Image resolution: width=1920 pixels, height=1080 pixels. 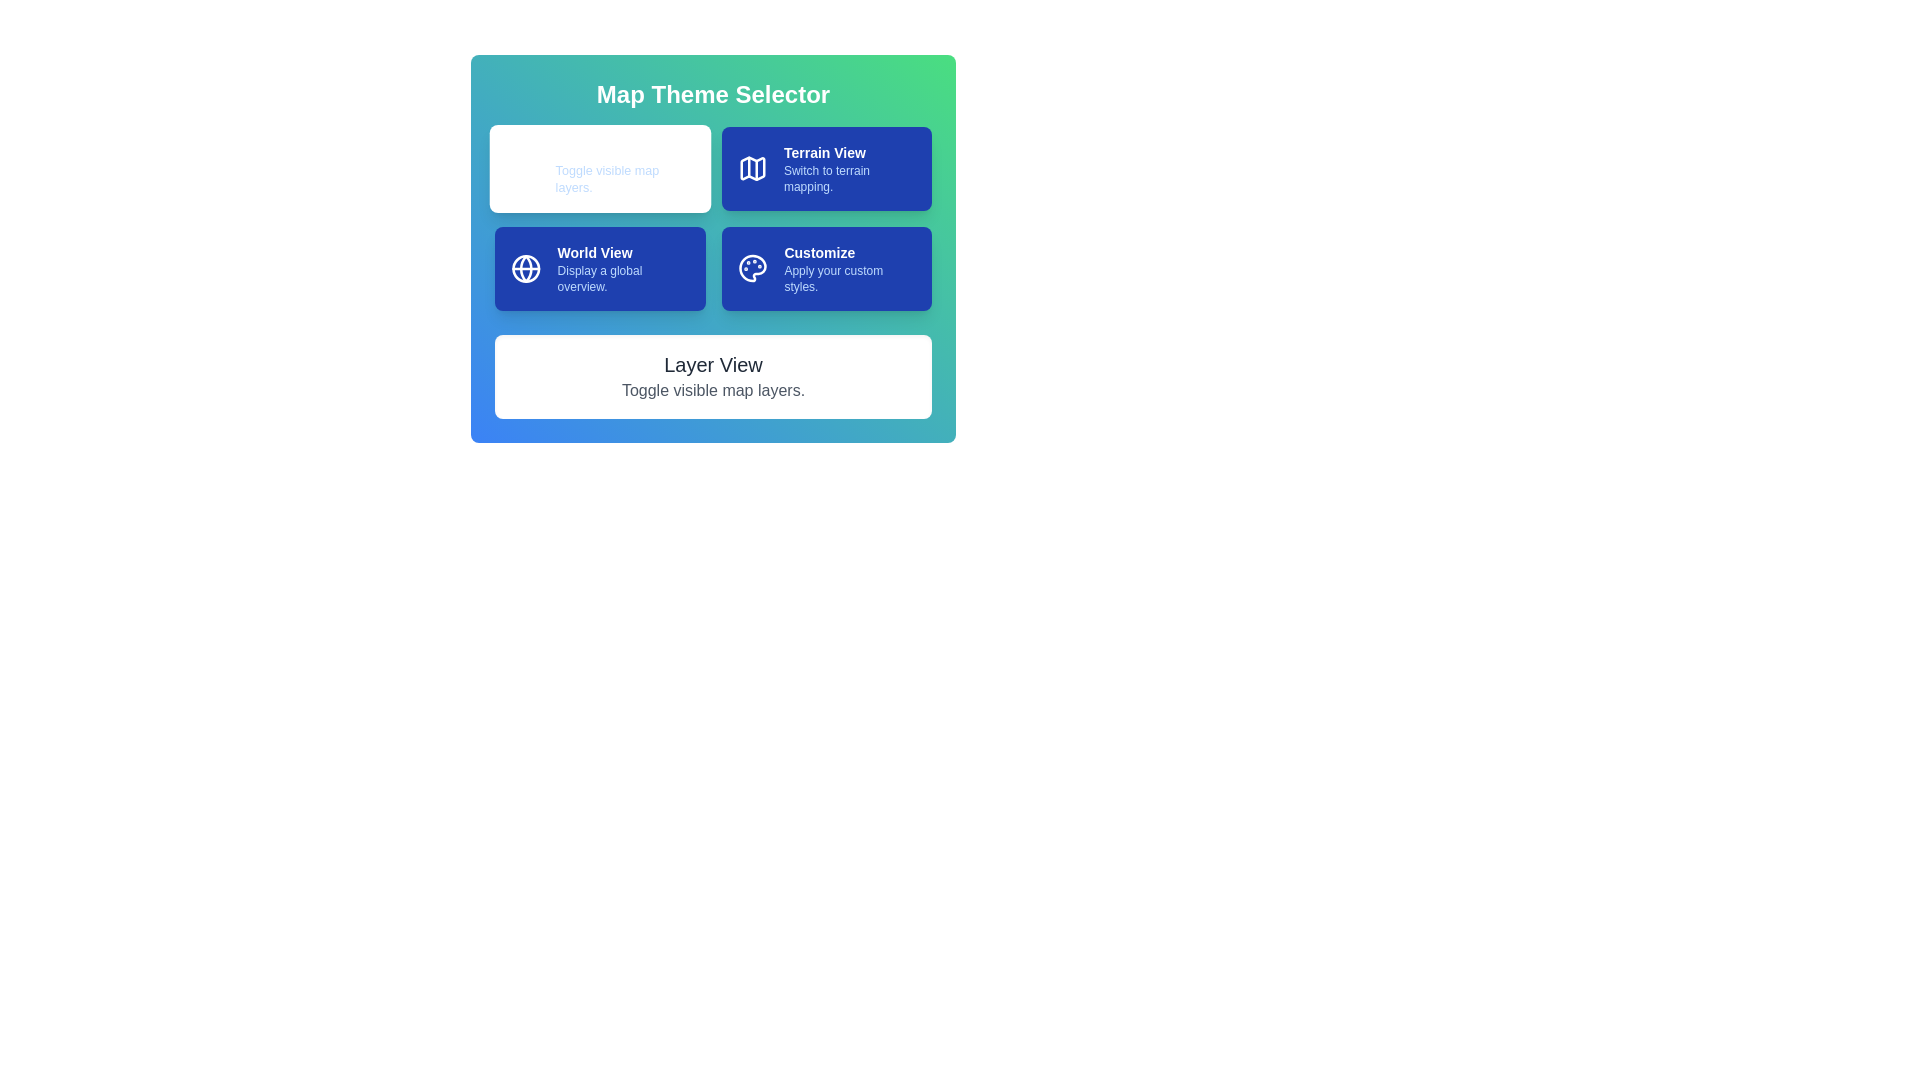 What do you see at coordinates (751, 168) in the screenshot?
I see `the compact blue map icon located inside the 'Terrain View' button` at bounding box center [751, 168].